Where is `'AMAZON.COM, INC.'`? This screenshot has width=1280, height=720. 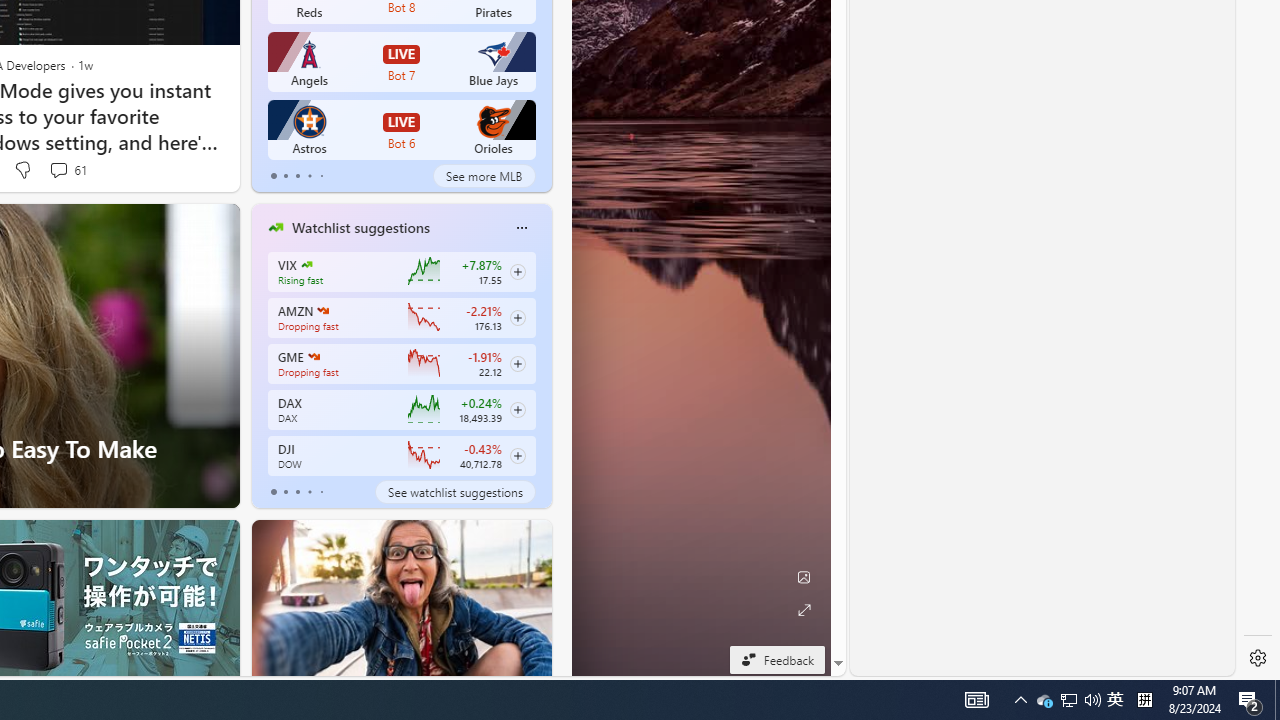
'AMAZON.COM, INC.' is located at coordinates (322, 311).